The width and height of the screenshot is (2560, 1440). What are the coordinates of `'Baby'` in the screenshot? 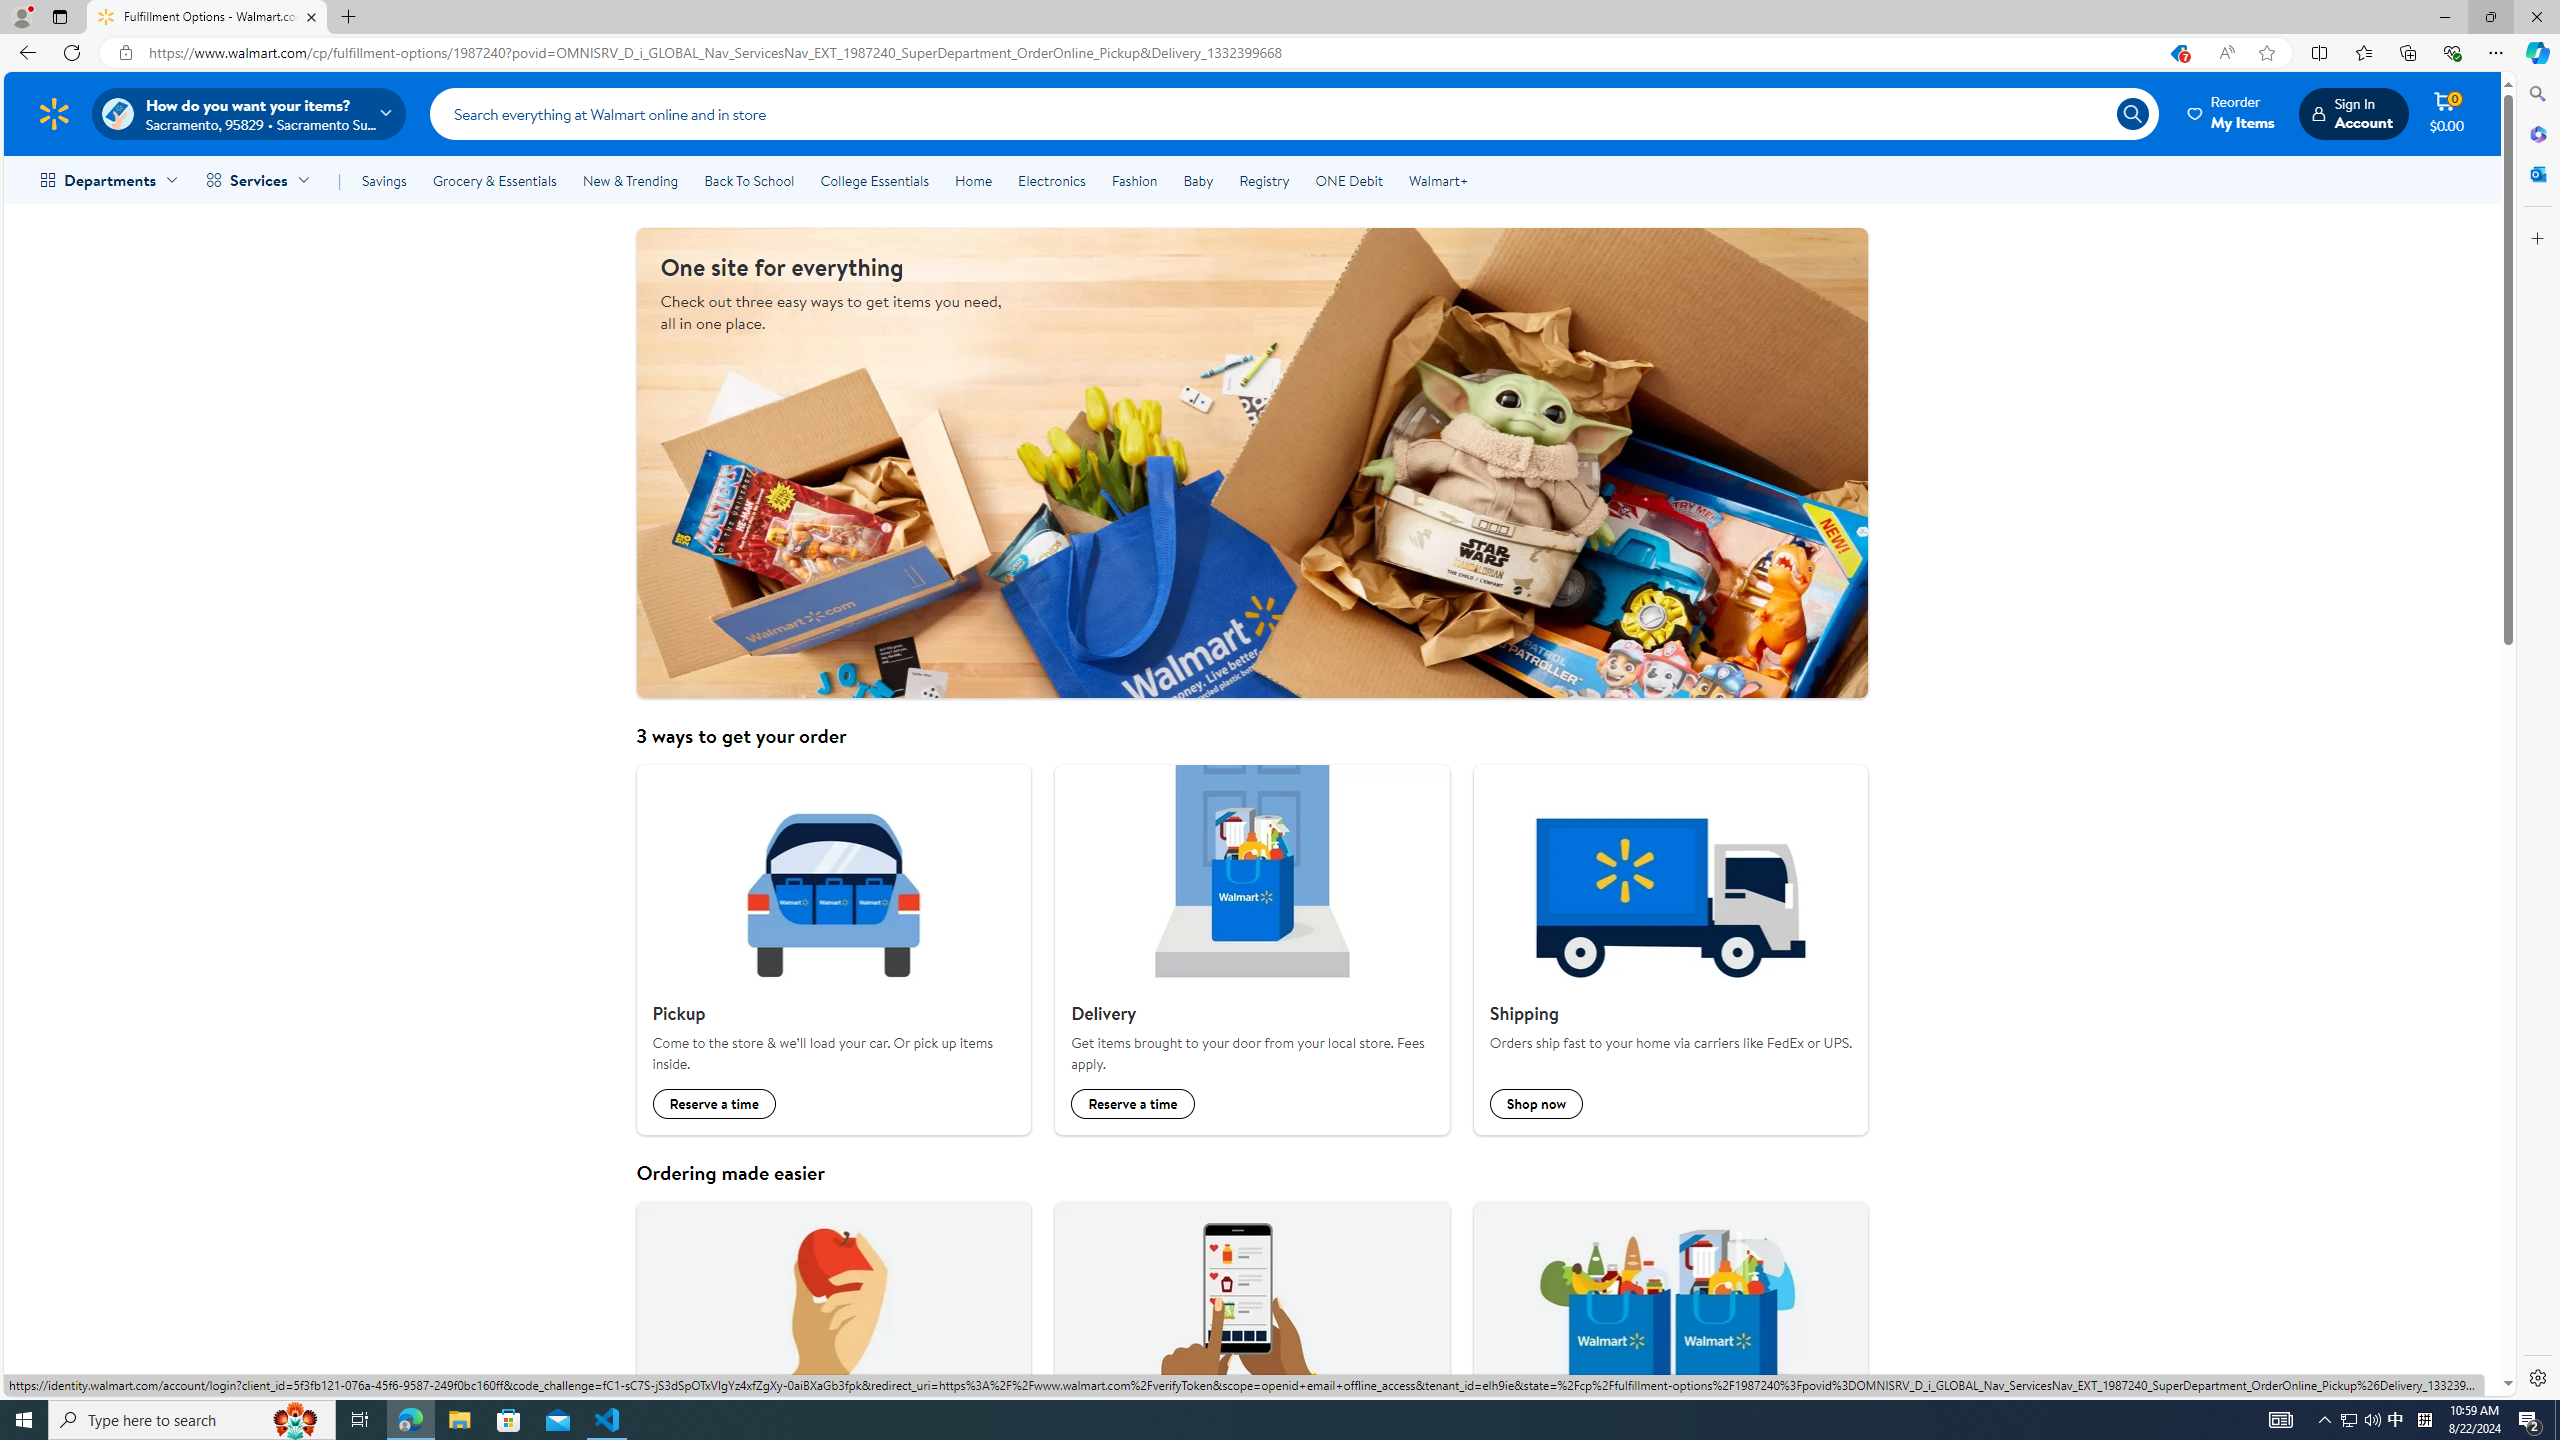 It's located at (1198, 180).